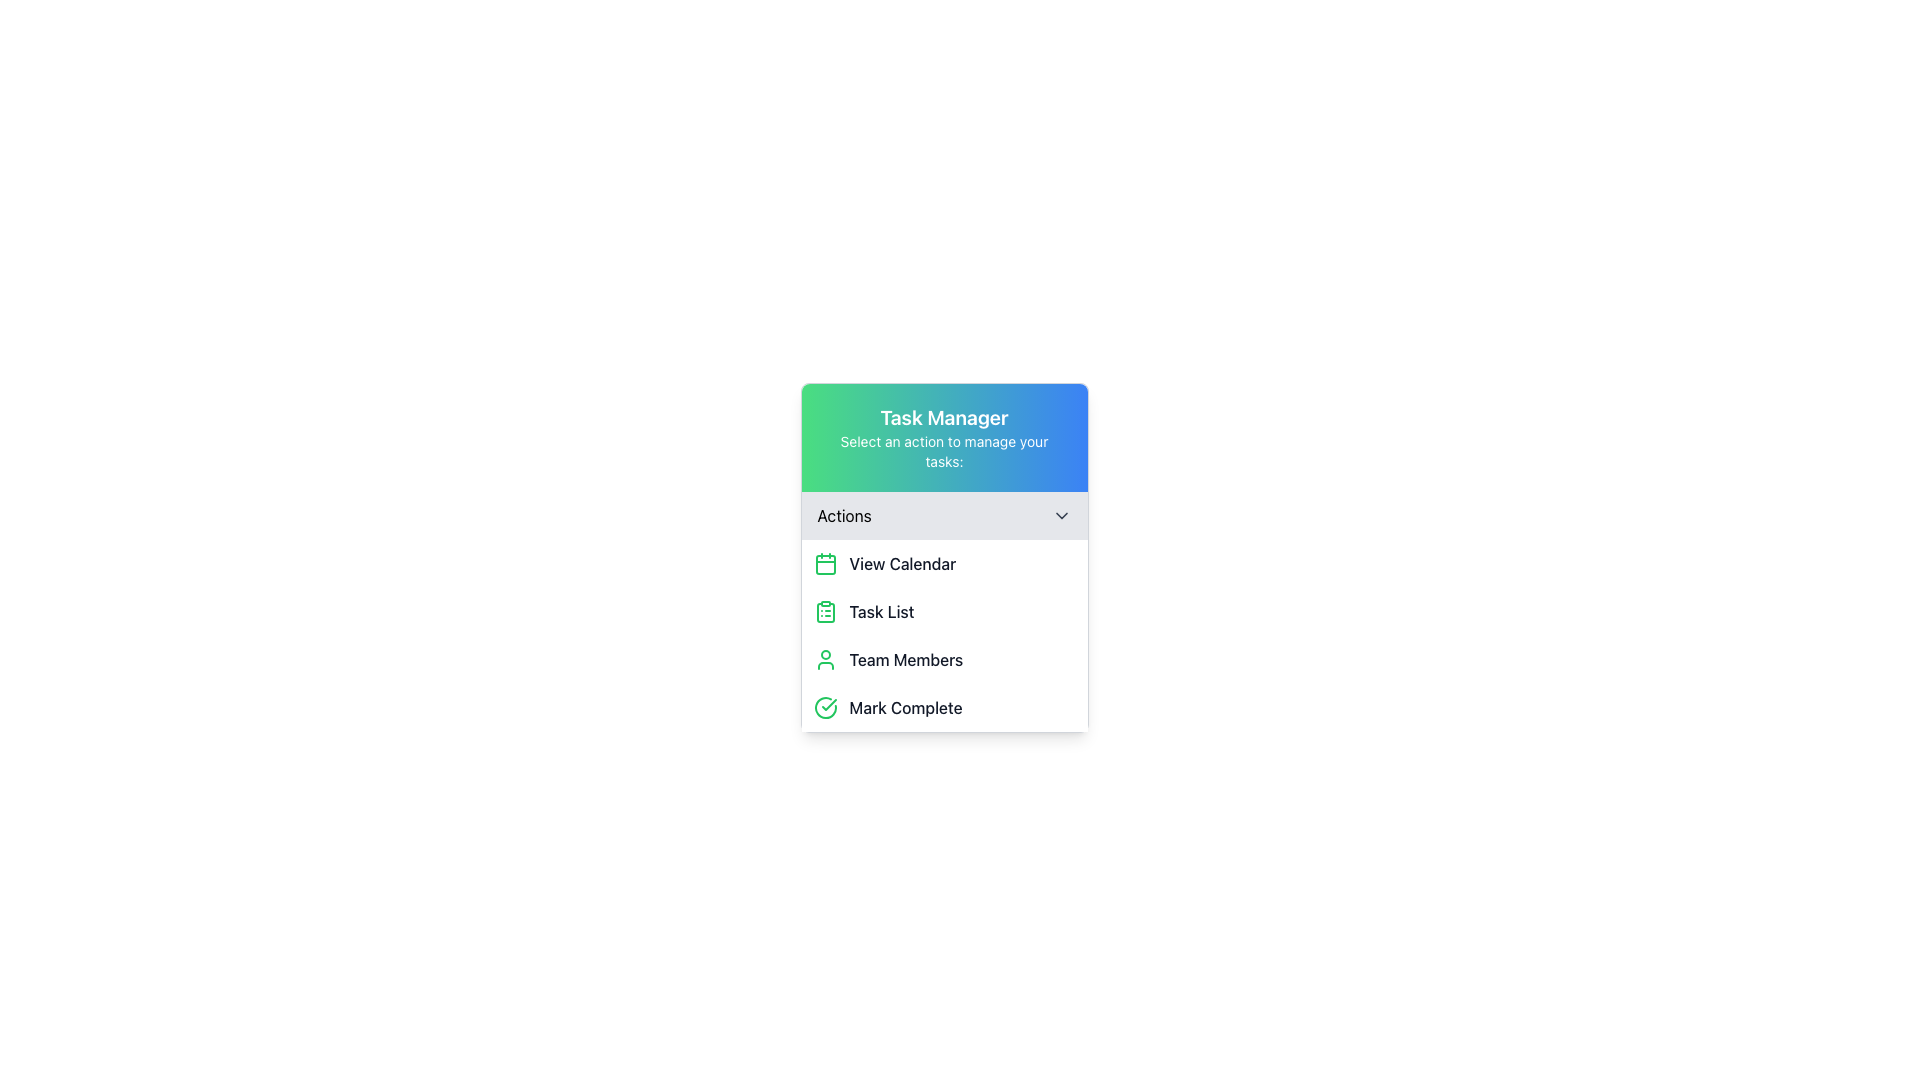  What do you see at coordinates (825, 564) in the screenshot?
I see `the graphical rectangular component that resembles the main body of the calendar icon, located at the lower section of the calendar design in the 'Actions' section` at bounding box center [825, 564].